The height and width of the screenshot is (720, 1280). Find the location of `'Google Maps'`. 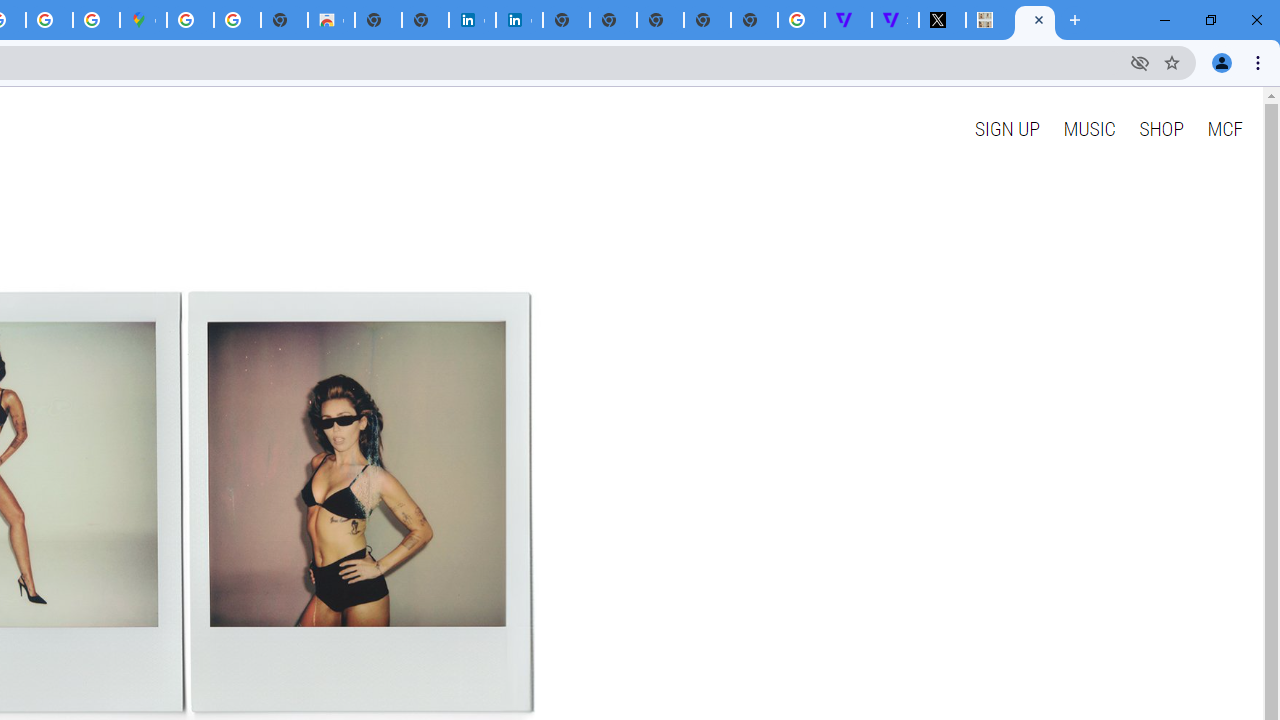

'Google Maps' is located at coordinates (143, 20).